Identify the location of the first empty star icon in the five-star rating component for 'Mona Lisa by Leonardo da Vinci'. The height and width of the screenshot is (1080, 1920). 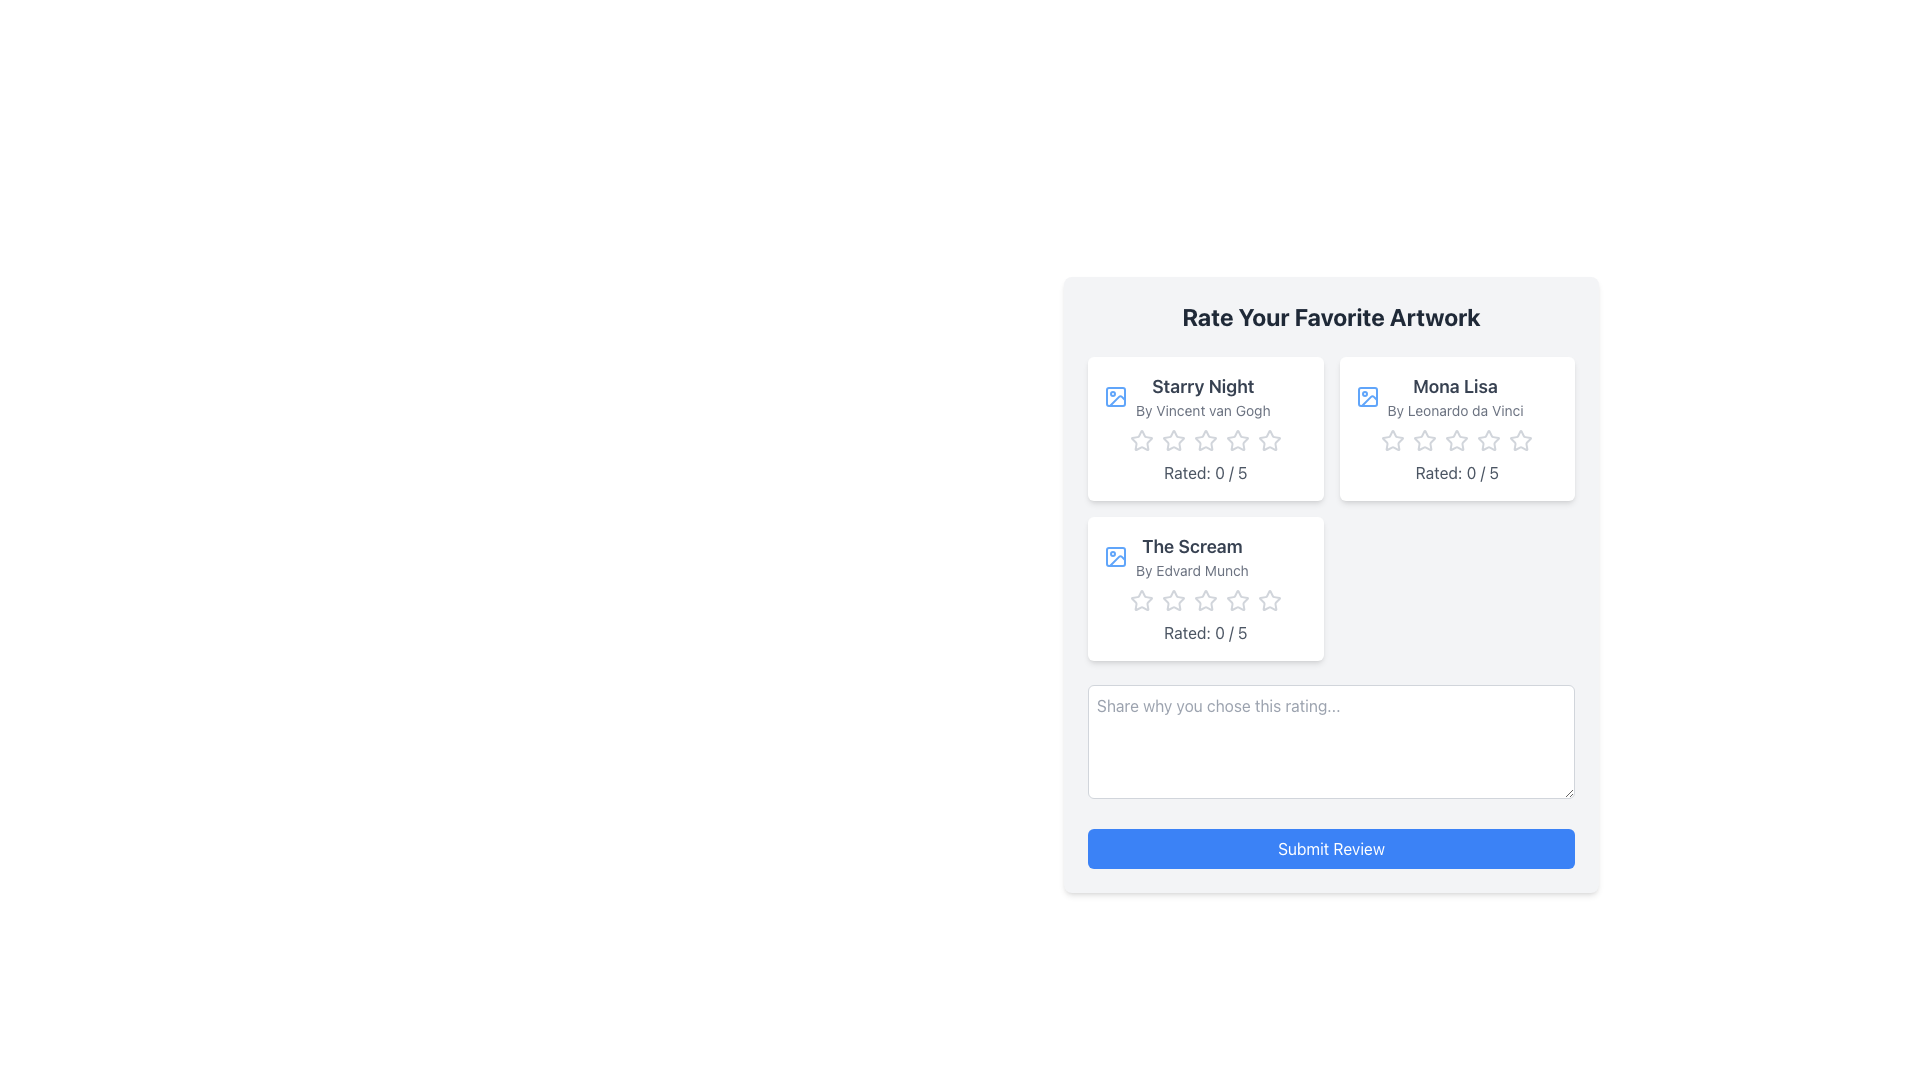
(1392, 439).